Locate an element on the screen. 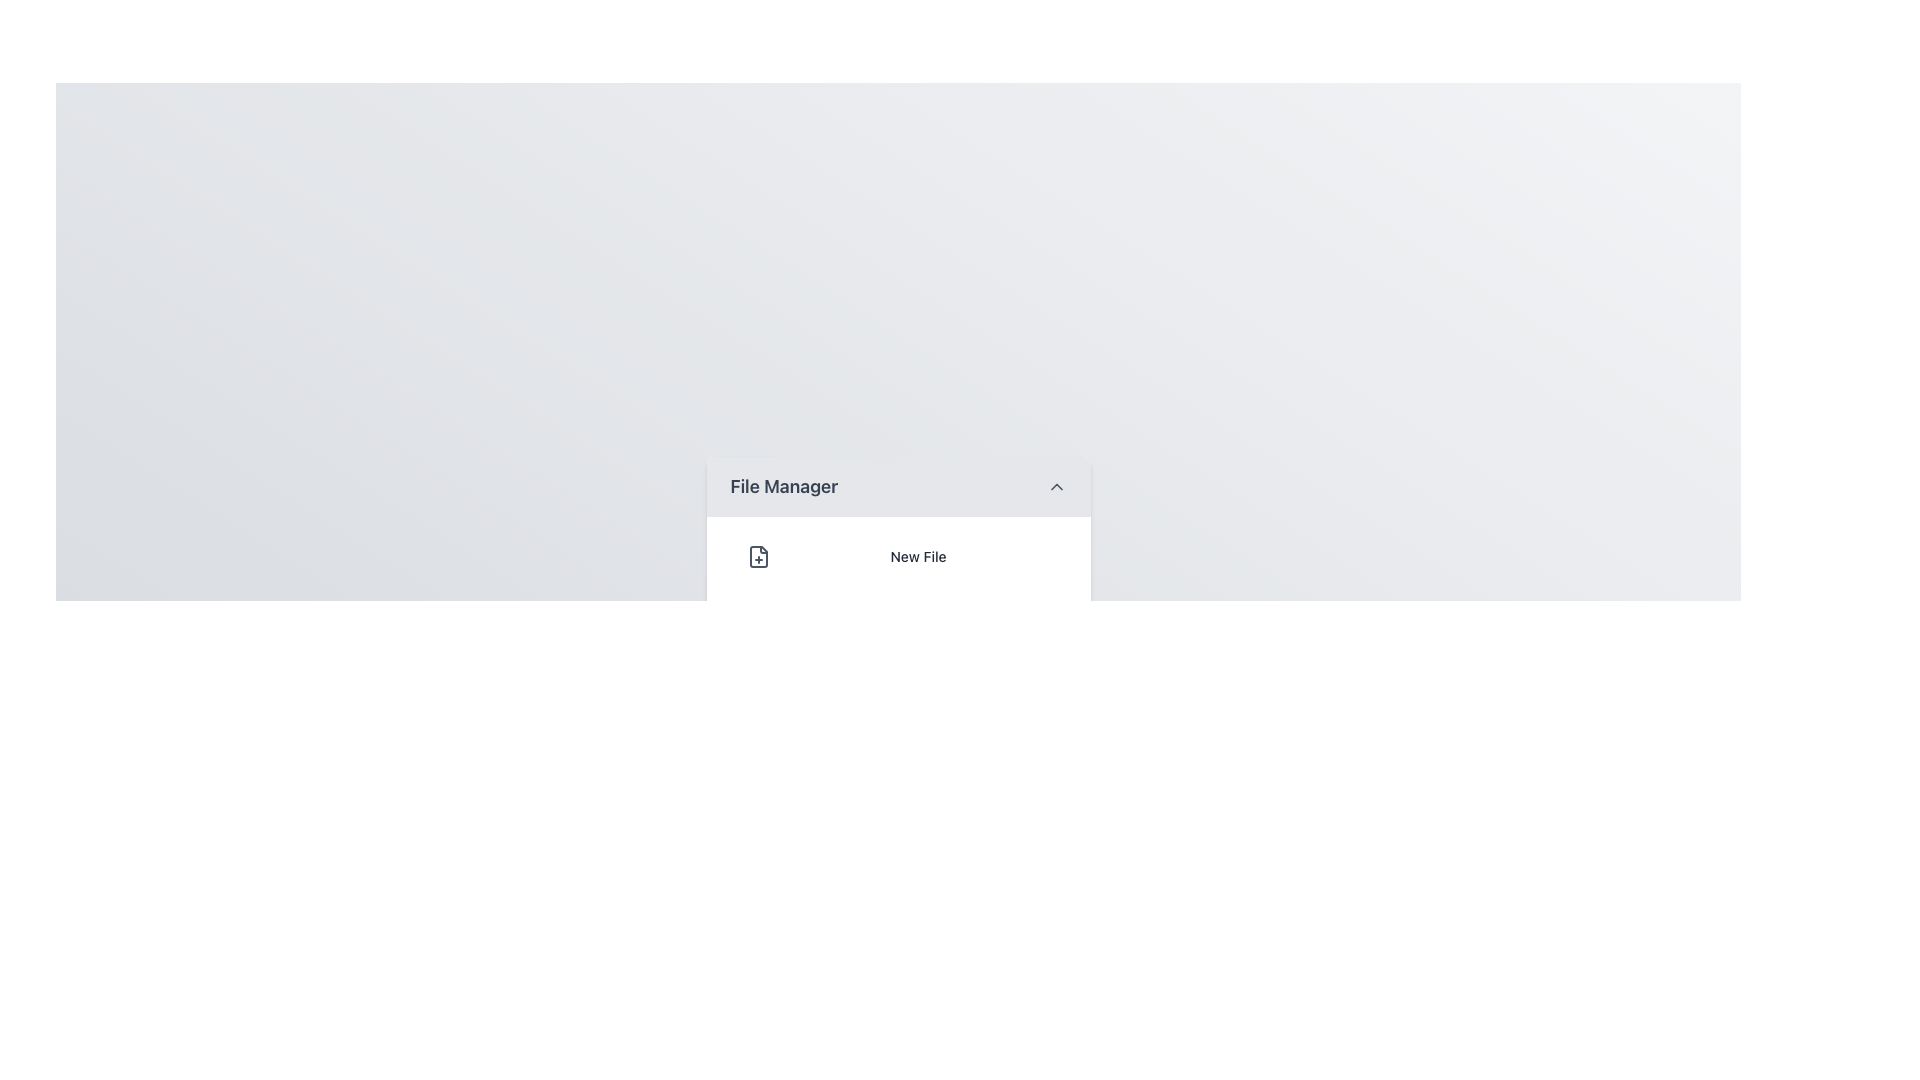 This screenshot has width=1920, height=1080. the text label that serves as a title or header for the file management interface, located in the center-left section of a rectangular panel with a light gray background, positioned to the left of an interactive button is located at coordinates (783, 486).